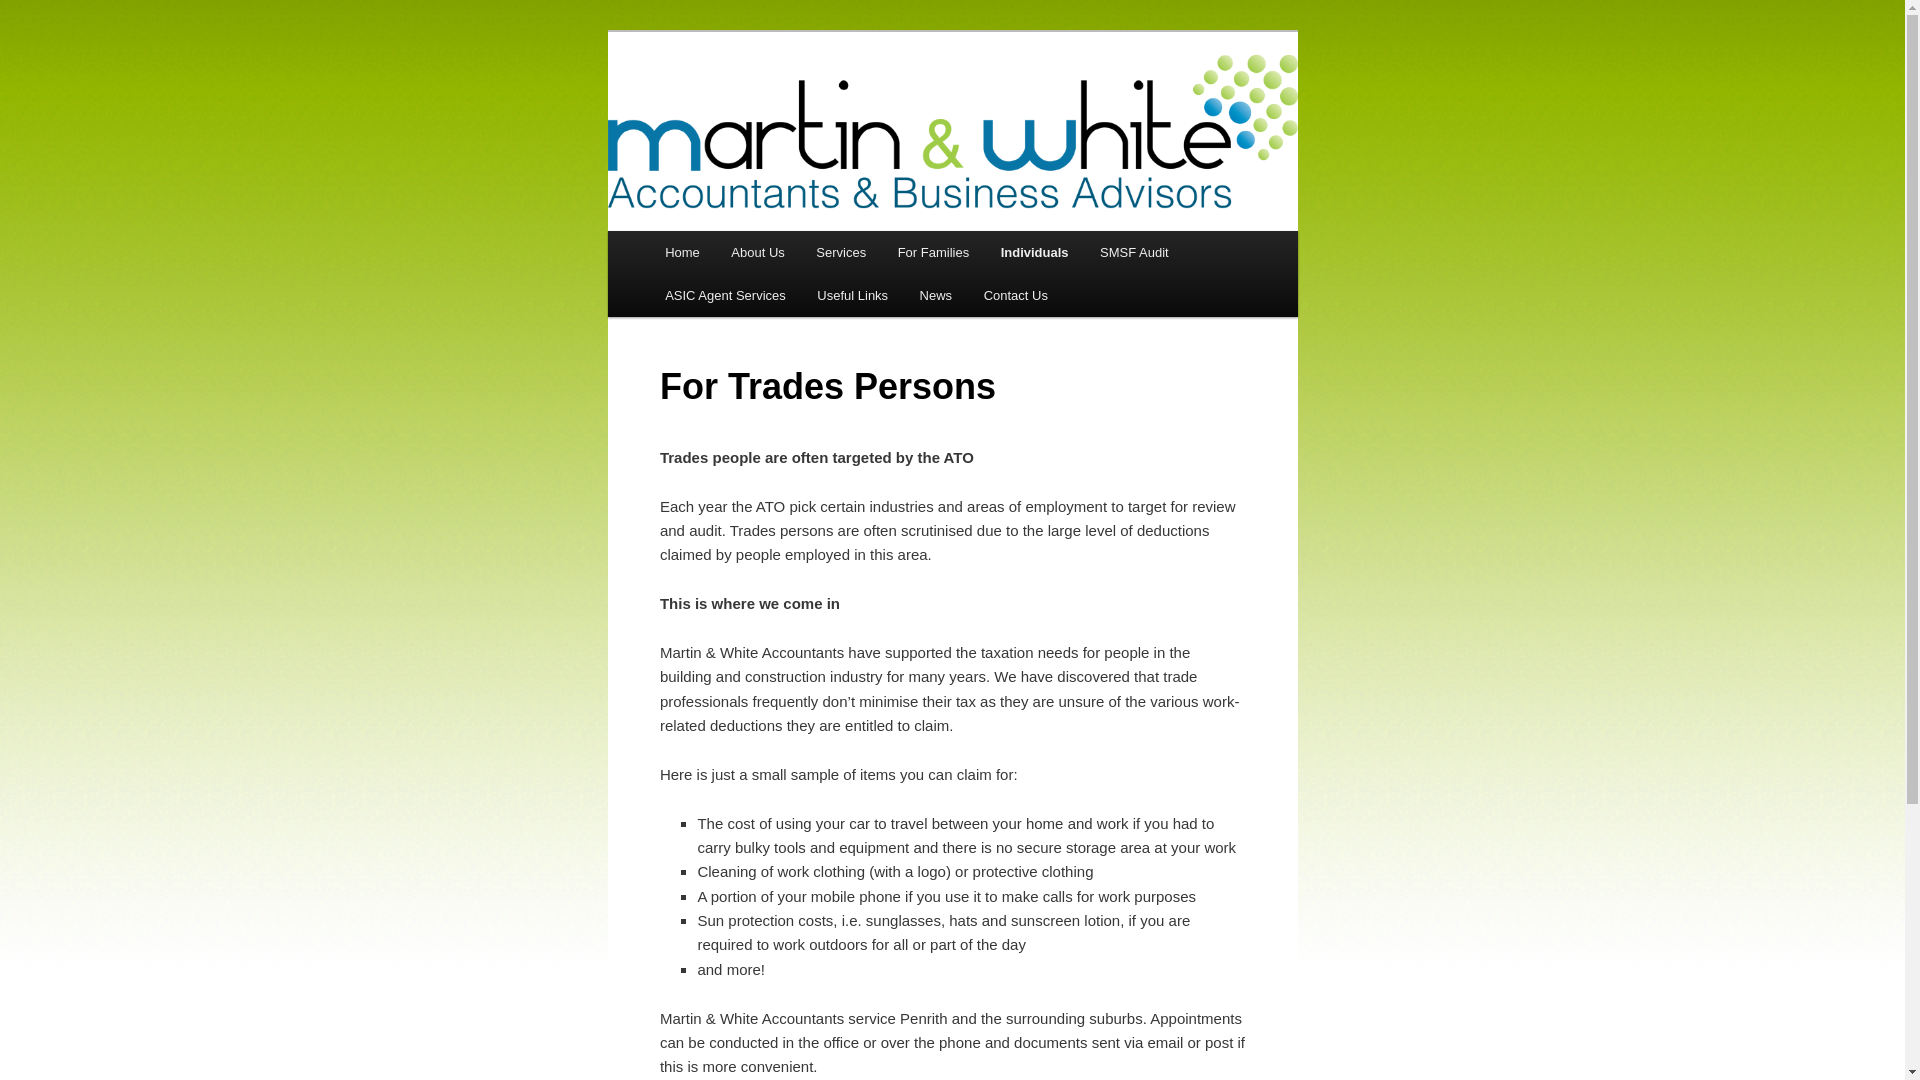 The image size is (1920, 1080). I want to click on 'SMSF Audit', so click(1083, 251).